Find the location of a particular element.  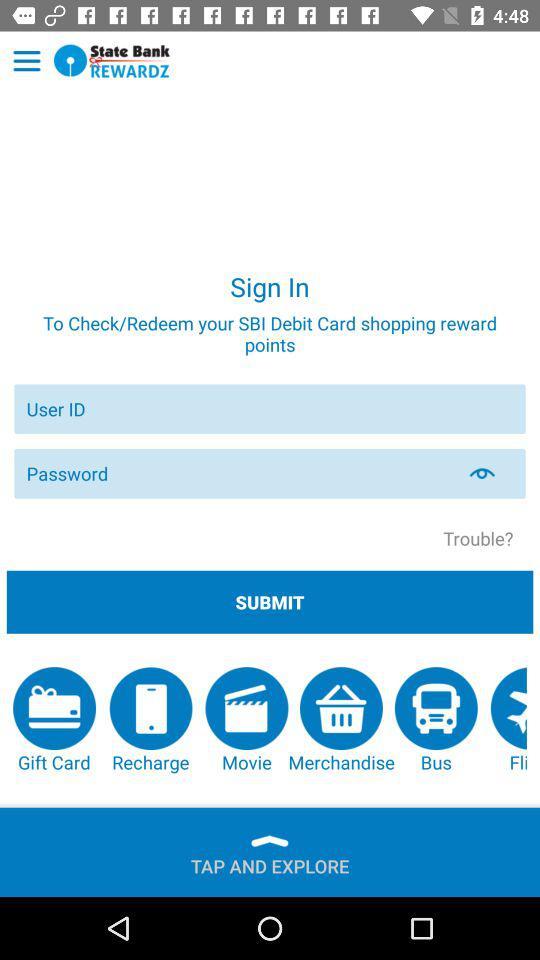

password is located at coordinates (238, 473).